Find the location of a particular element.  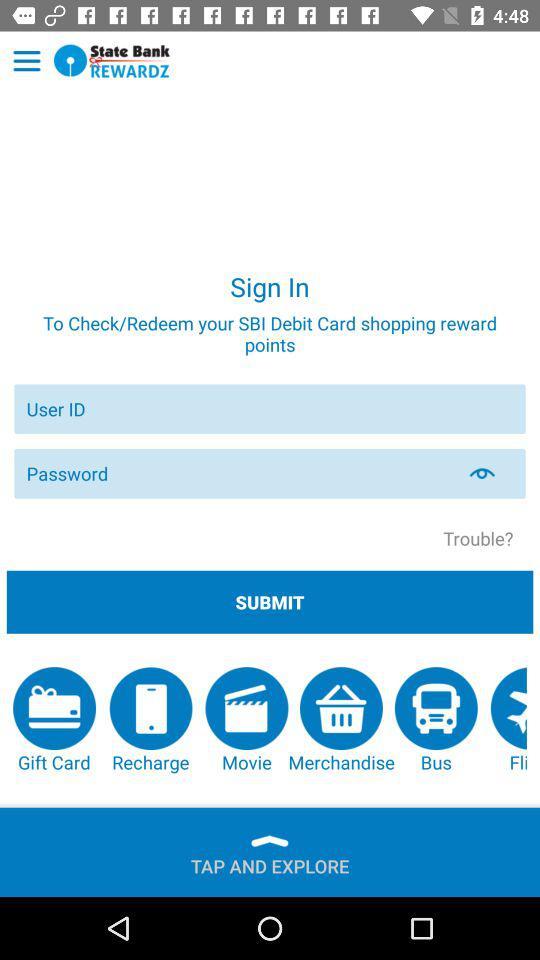

password is located at coordinates (238, 473).